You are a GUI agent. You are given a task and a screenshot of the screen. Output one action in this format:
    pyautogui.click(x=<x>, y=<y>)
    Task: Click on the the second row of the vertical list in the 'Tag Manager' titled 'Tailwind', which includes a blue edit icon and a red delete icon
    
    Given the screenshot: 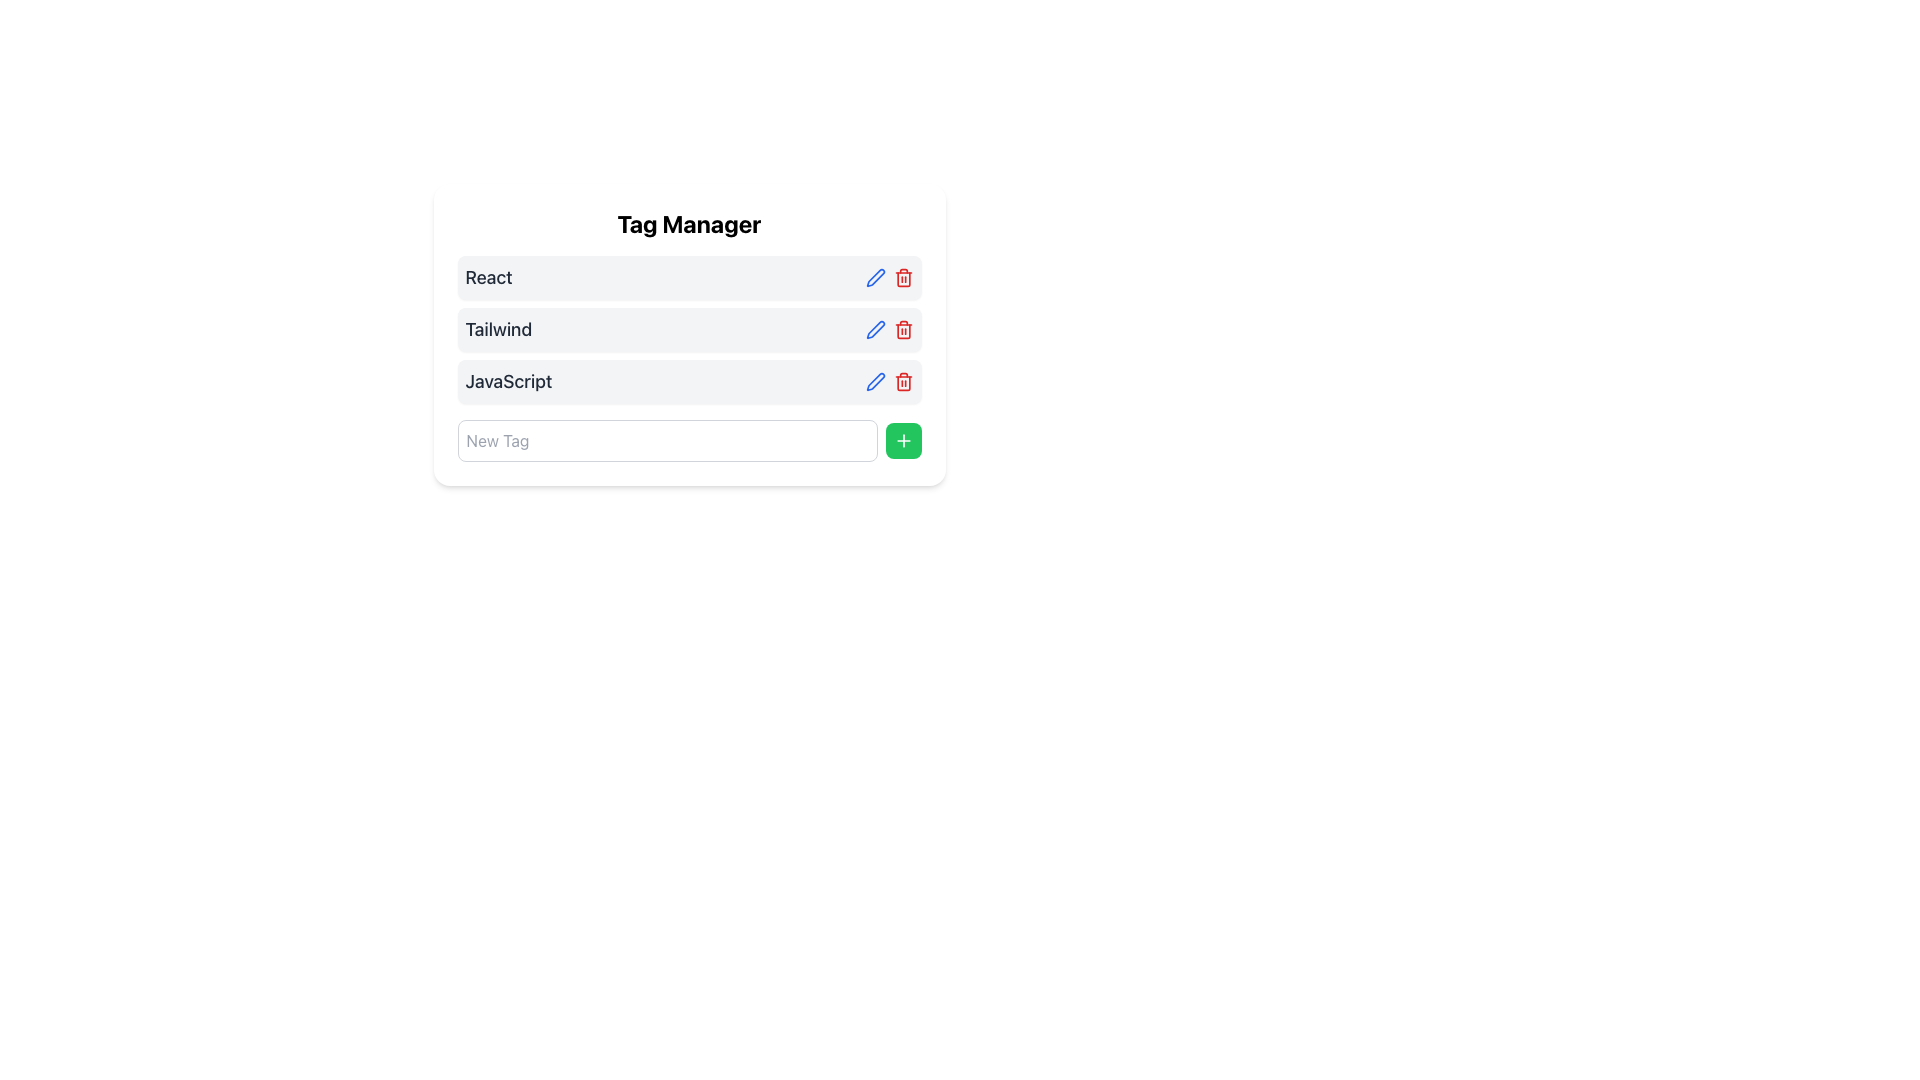 What is the action you would take?
    pyautogui.click(x=689, y=329)
    